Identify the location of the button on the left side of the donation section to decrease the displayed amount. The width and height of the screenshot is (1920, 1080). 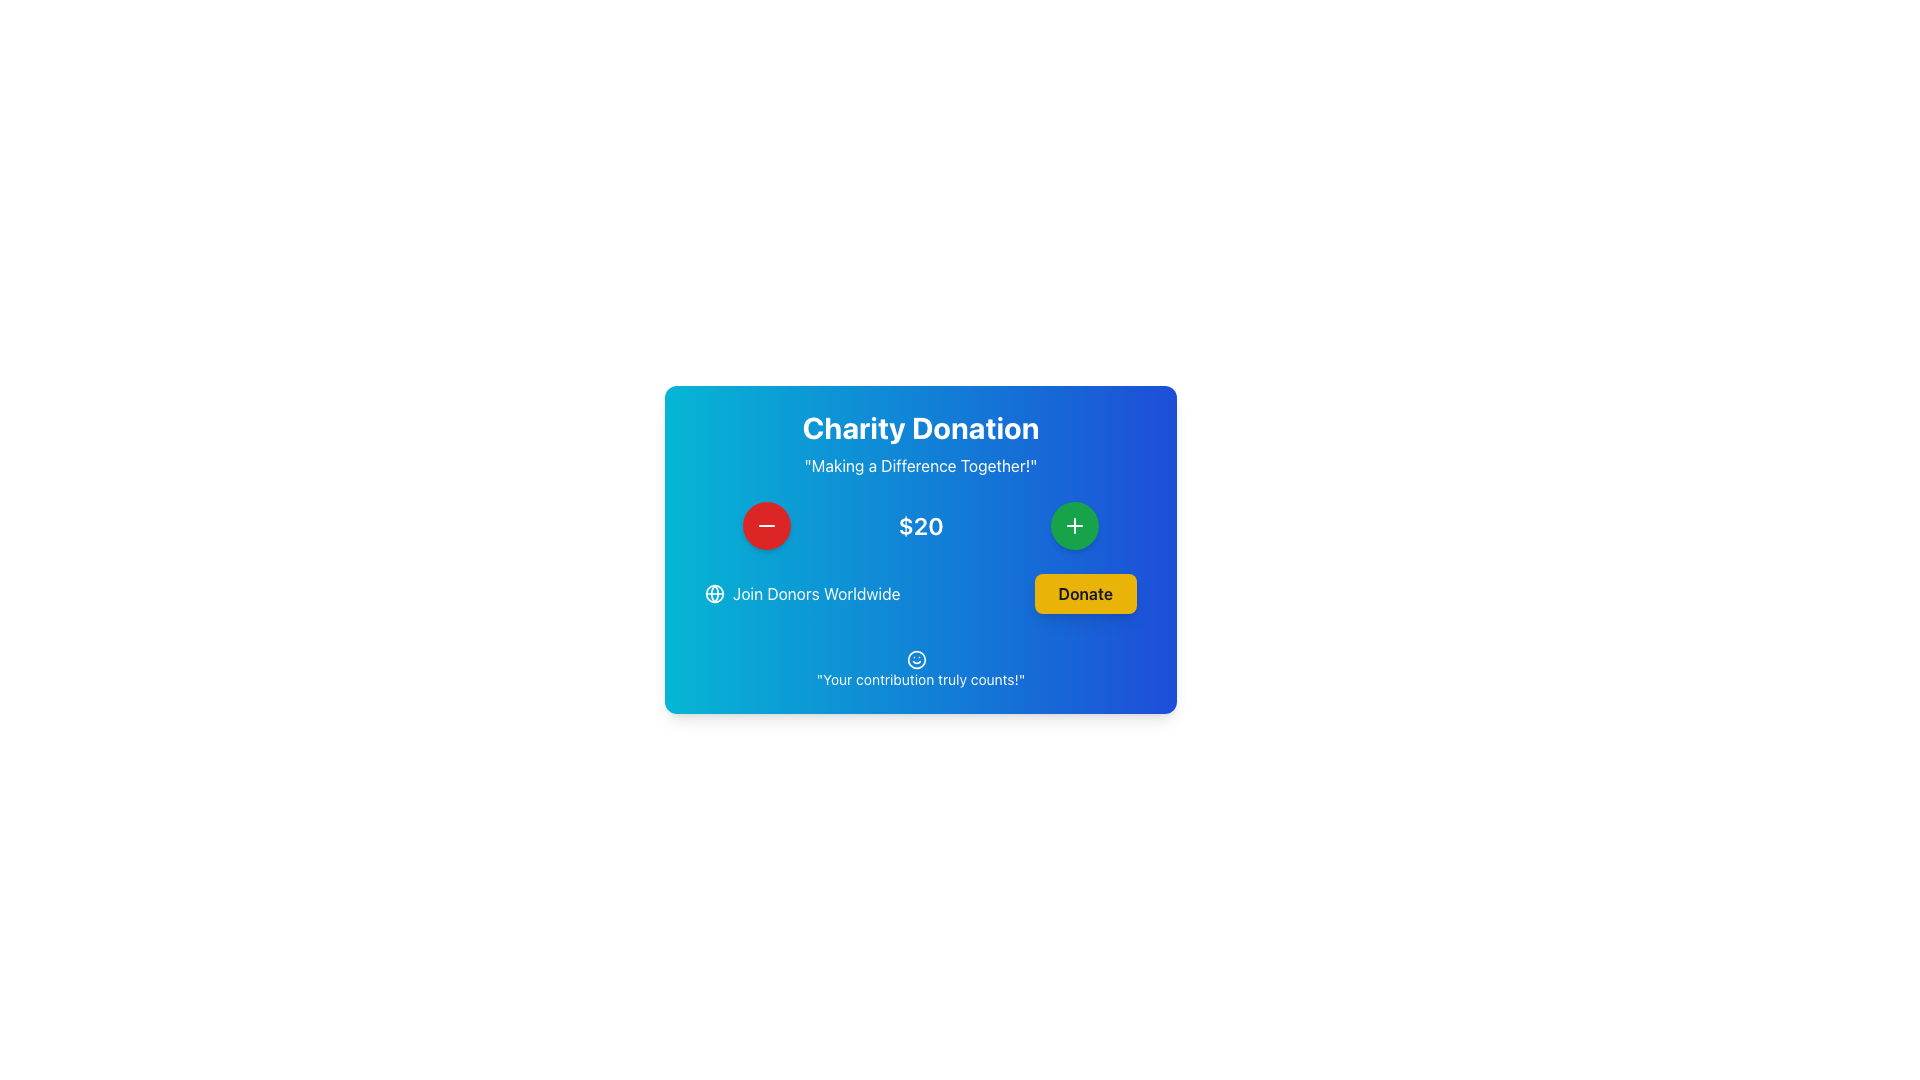
(765, 524).